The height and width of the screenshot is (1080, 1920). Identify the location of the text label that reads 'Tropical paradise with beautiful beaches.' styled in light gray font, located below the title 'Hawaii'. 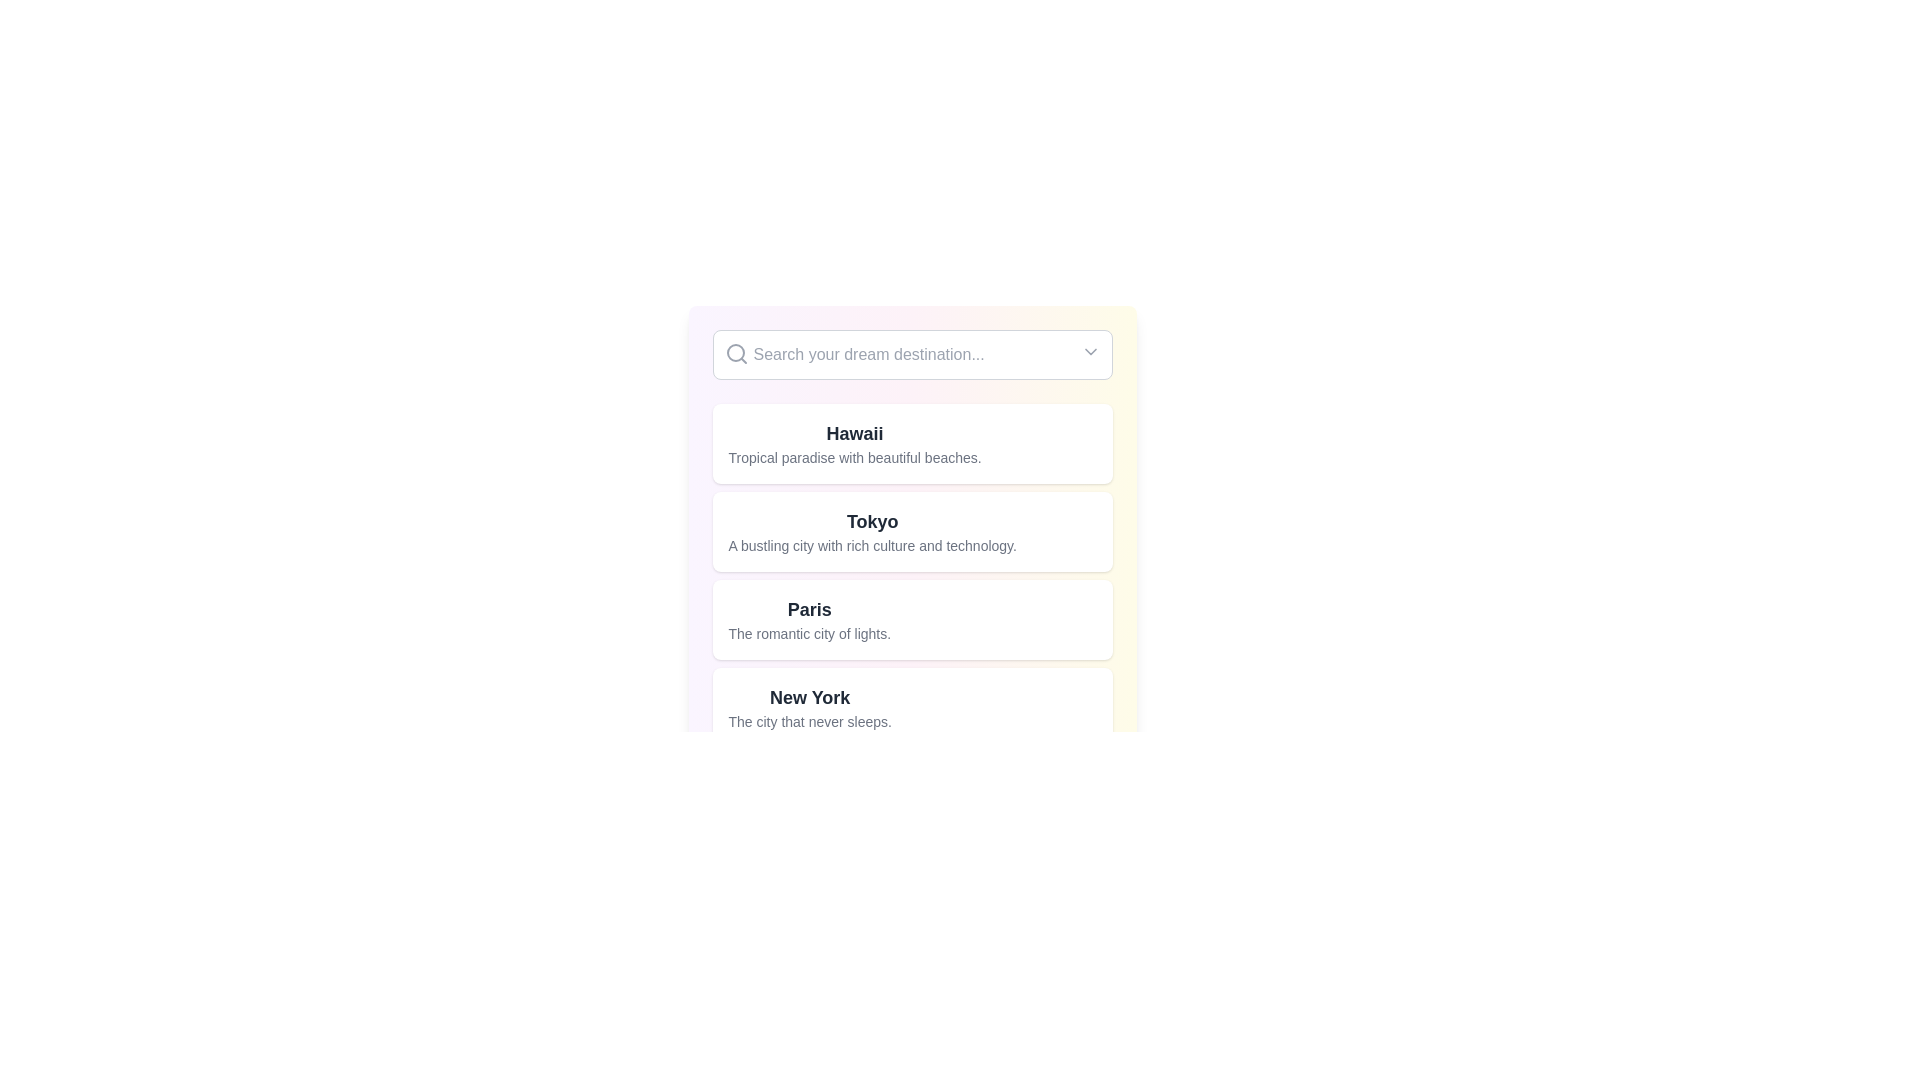
(855, 458).